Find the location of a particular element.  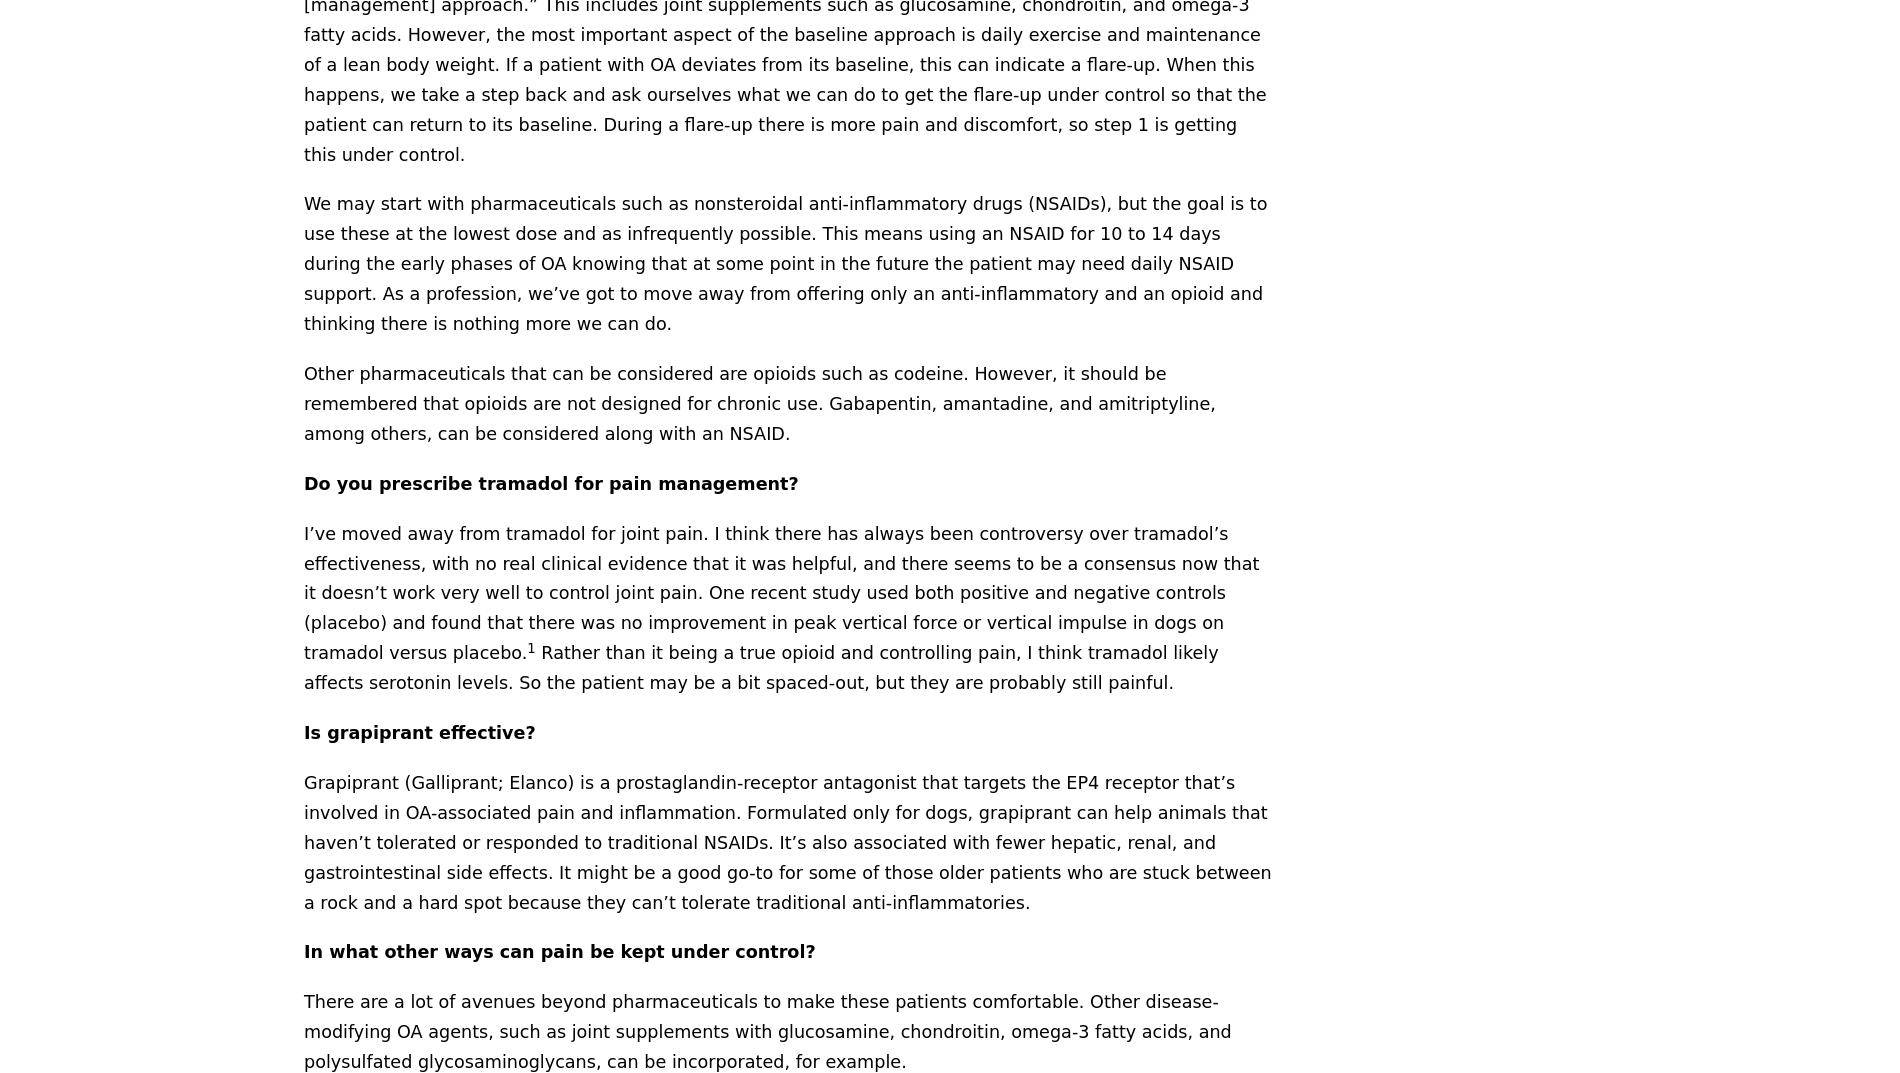

'Grapiprant (Galliprant; Elanco) is a prostaglandin-receptor antagonist that targets the EP4 receptor that’s involved in OA-associated pain and inflammation. Formulated only for dogs, grapiprant can help animals that haven’t tolerated or responded to traditional NSAIDs. It’s also associated with fewer hepatic, renal, and gastrointestinal side effects. It might be a good go-to for some of those older patients who are stuck between a rock and a hard spot because they can’t tolerate traditional anti-inflammatories.' is located at coordinates (786, 840).